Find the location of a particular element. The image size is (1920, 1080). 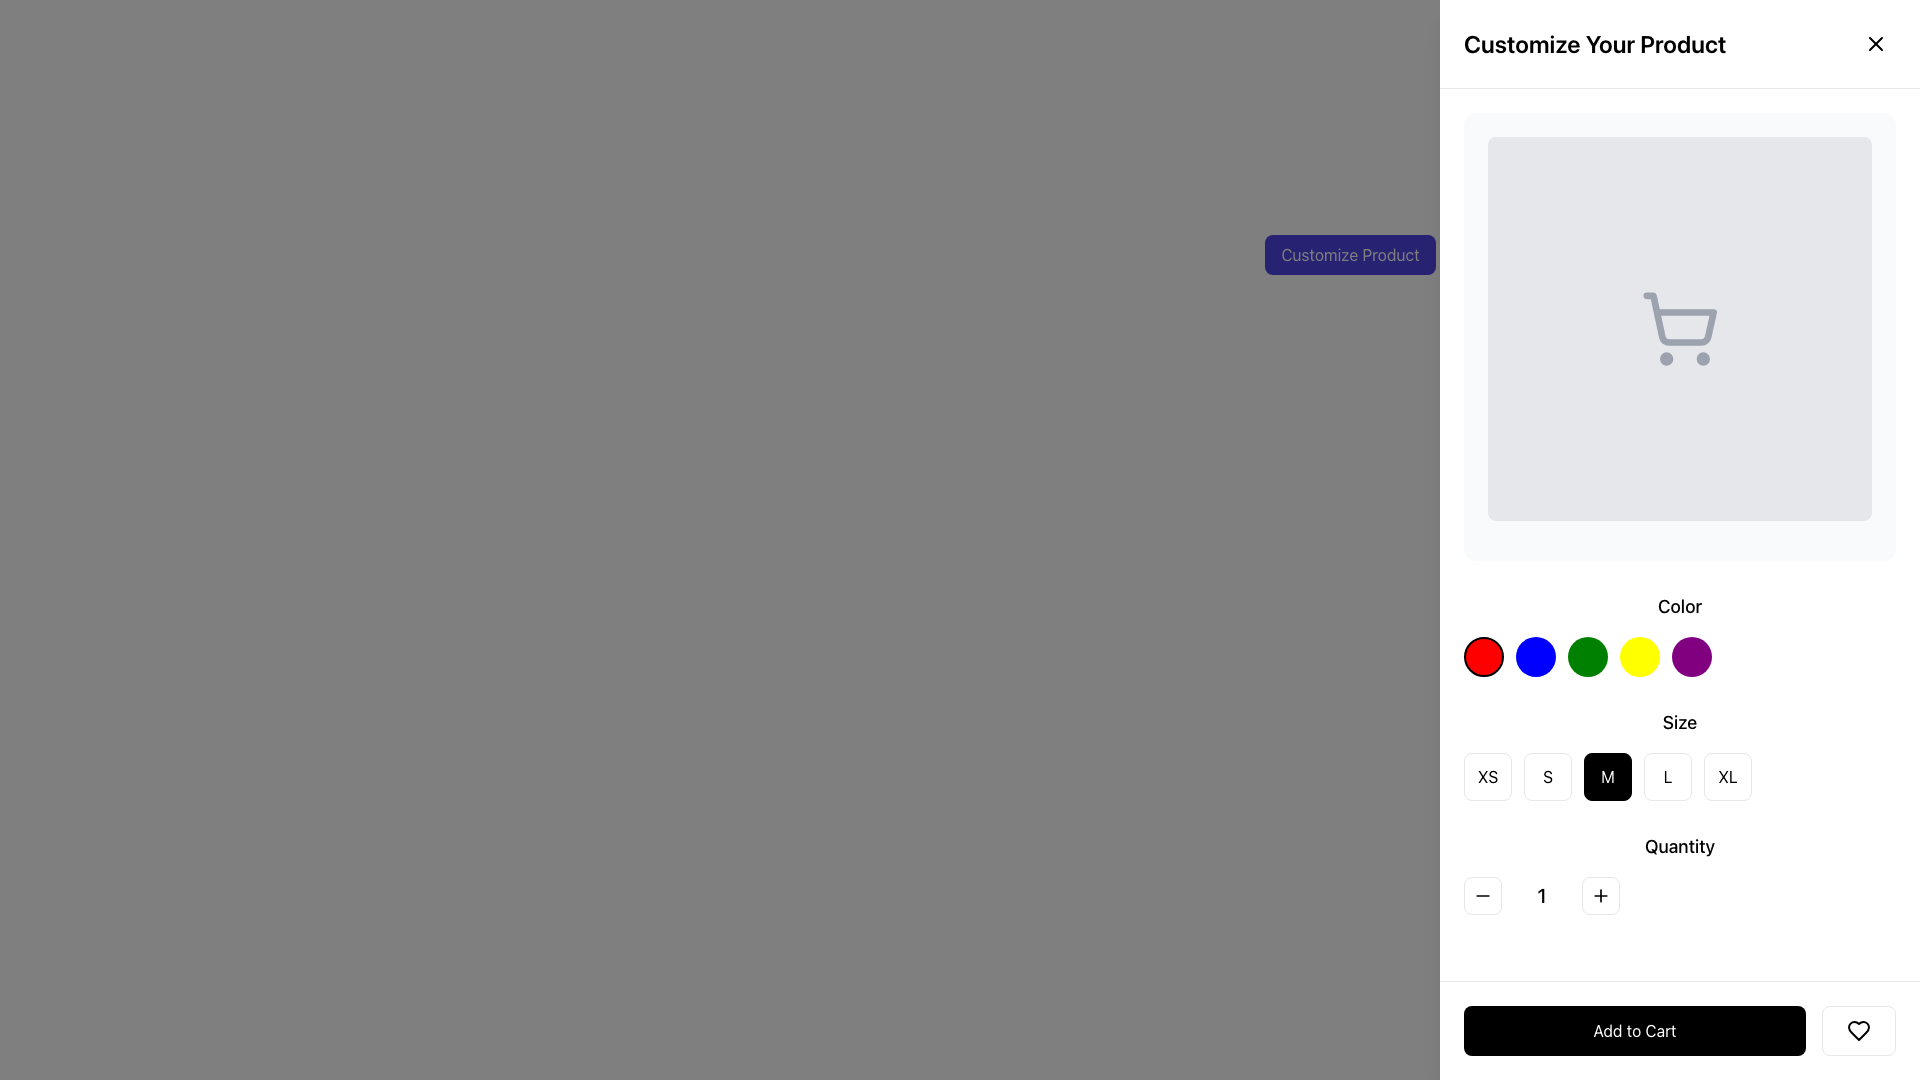

the shopping cart icon in the 'Customize Your Product' interface, which symbolizes purchasing and is located near the center of the preview box at the top of the right panel is located at coordinates (1680, 318).